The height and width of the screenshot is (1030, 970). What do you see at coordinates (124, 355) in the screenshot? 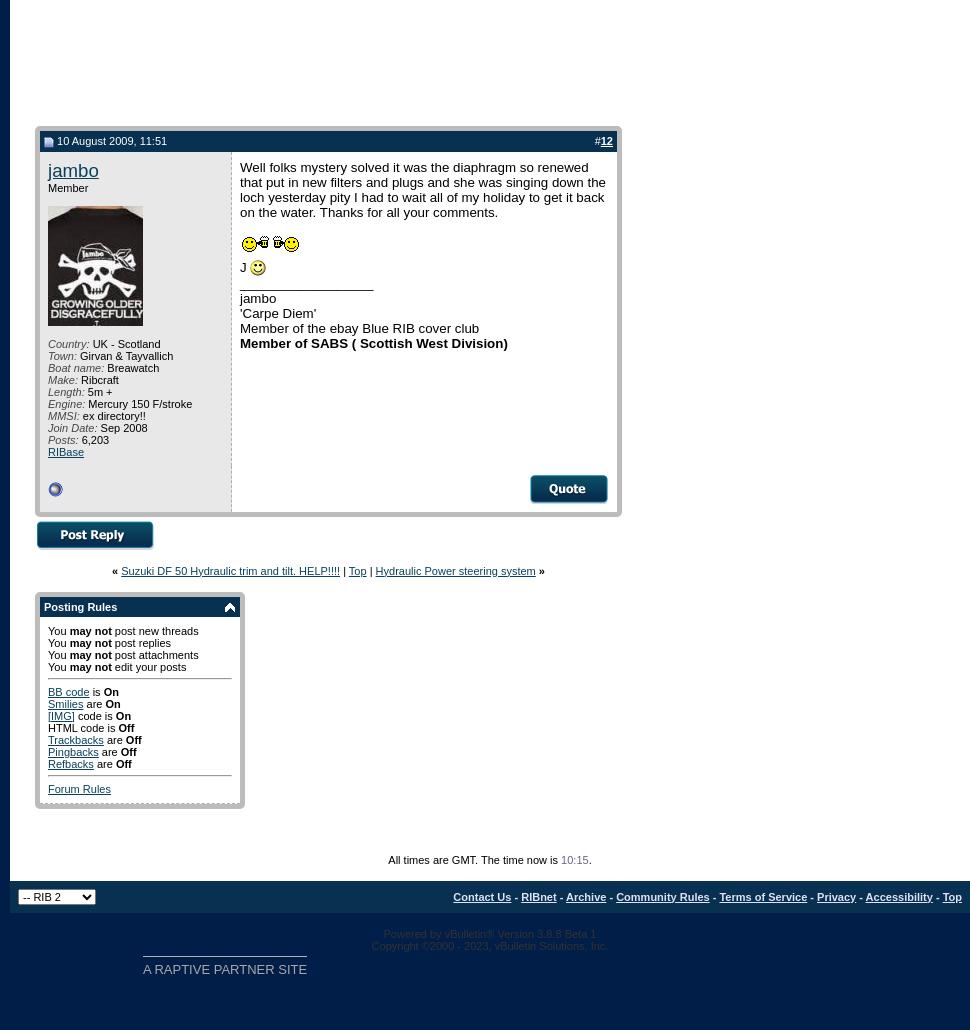
I see `'Girvan & Tayvallich'` at bounding box center [124, 355].